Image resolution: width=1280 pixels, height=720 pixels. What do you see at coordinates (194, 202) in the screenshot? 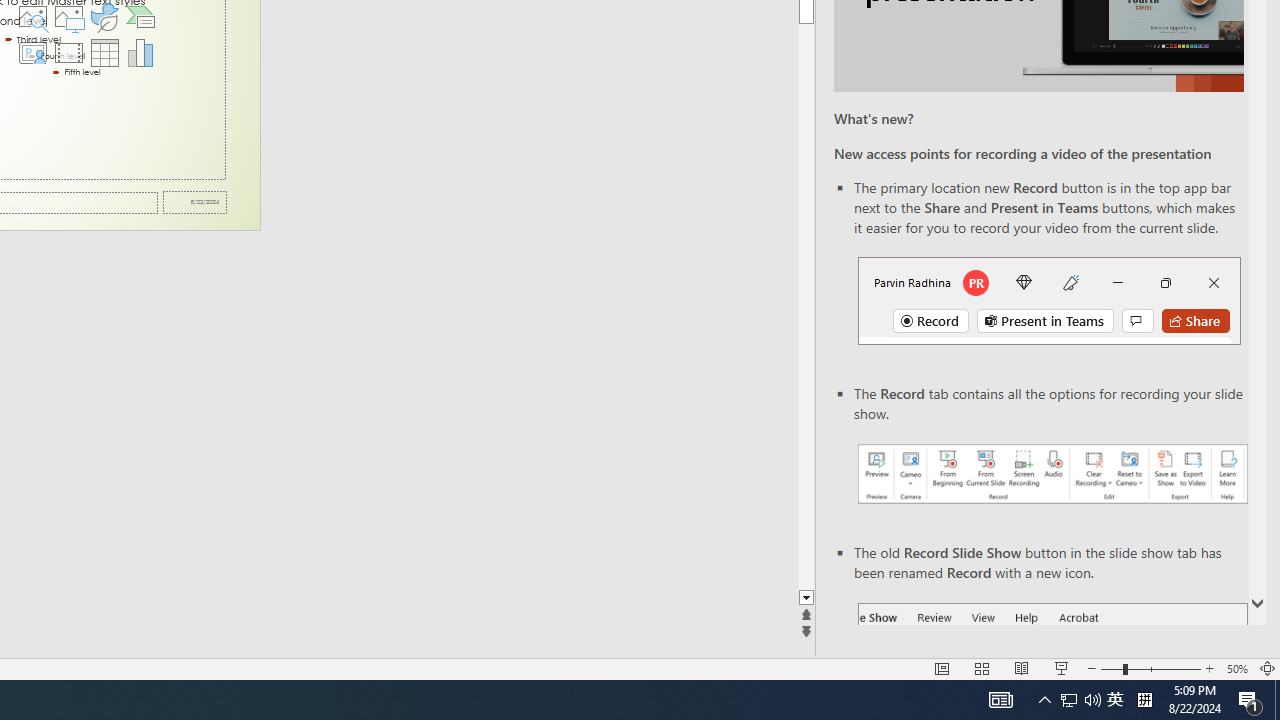
I see `'Date'` at bounding box center [194, 202].